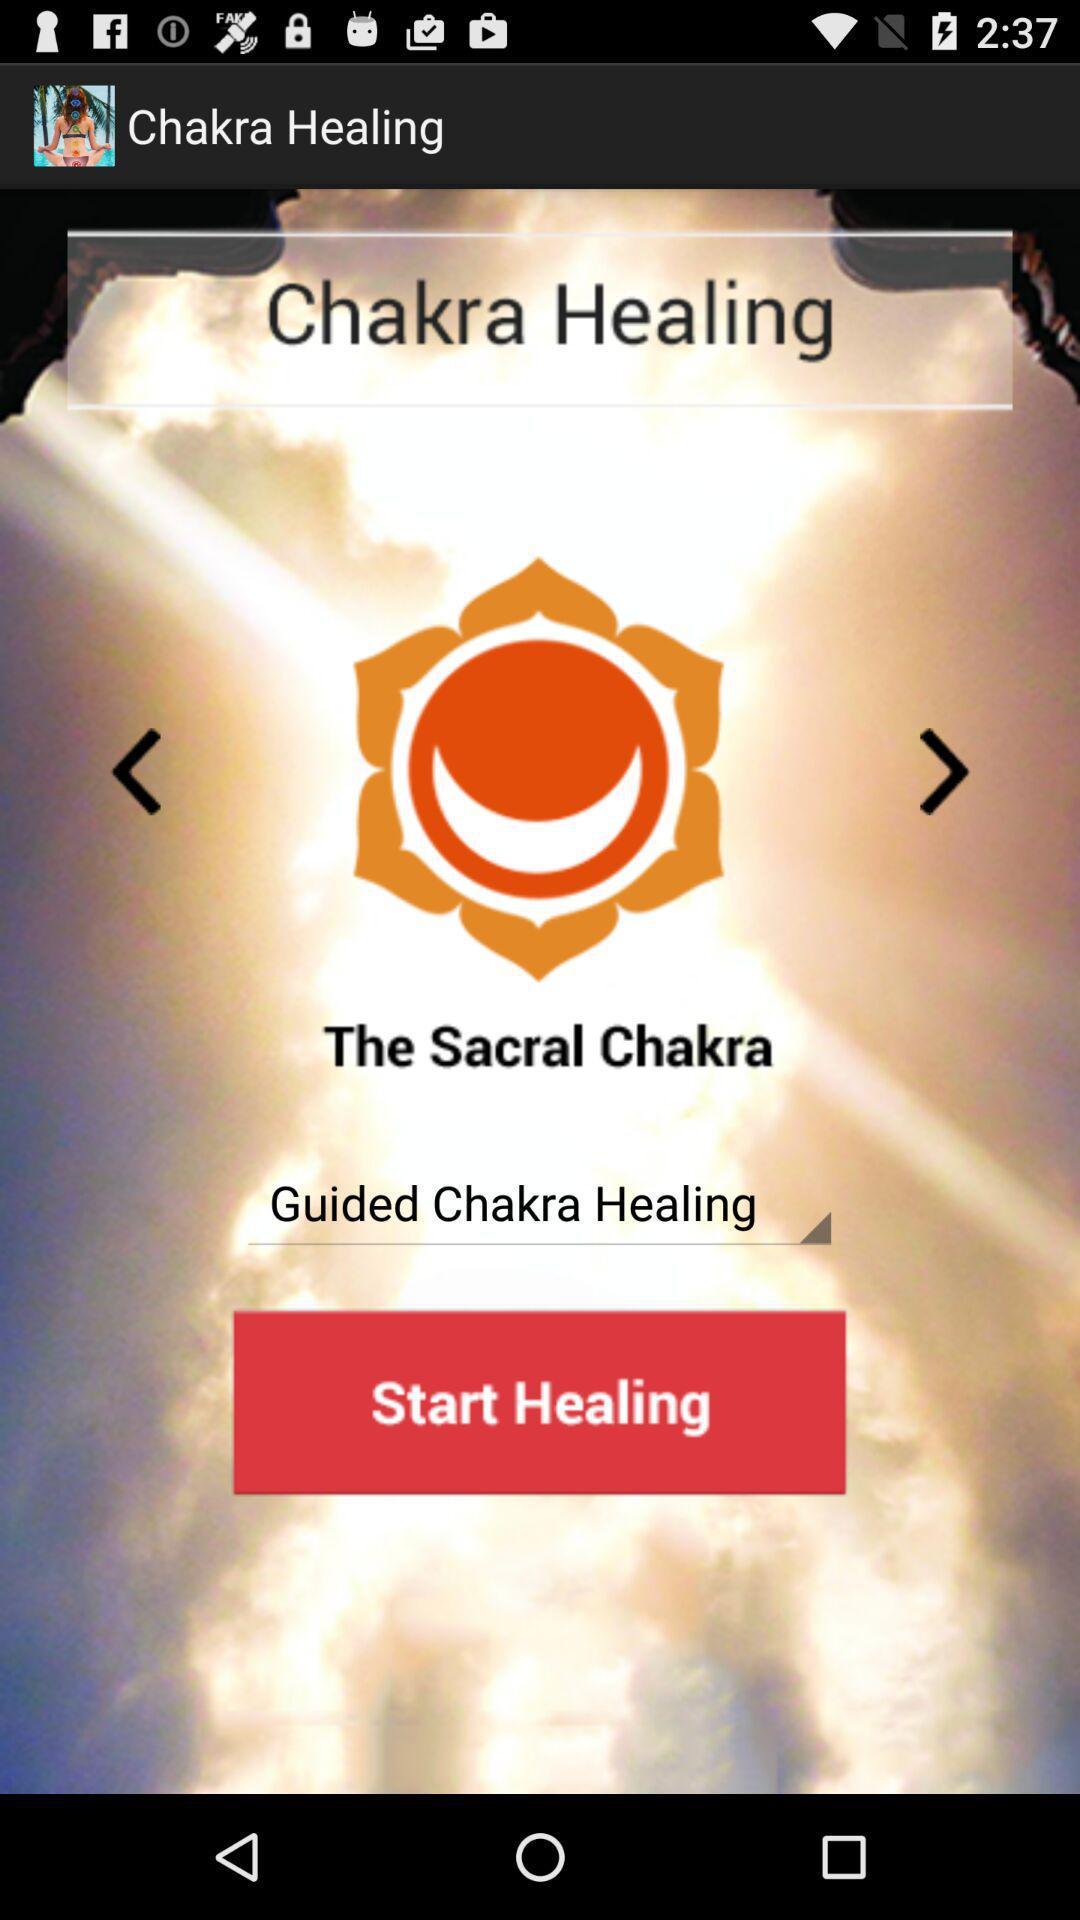  Describe the element at coordinates (945, 770) in the screenshot. I see `goto next` at that location.